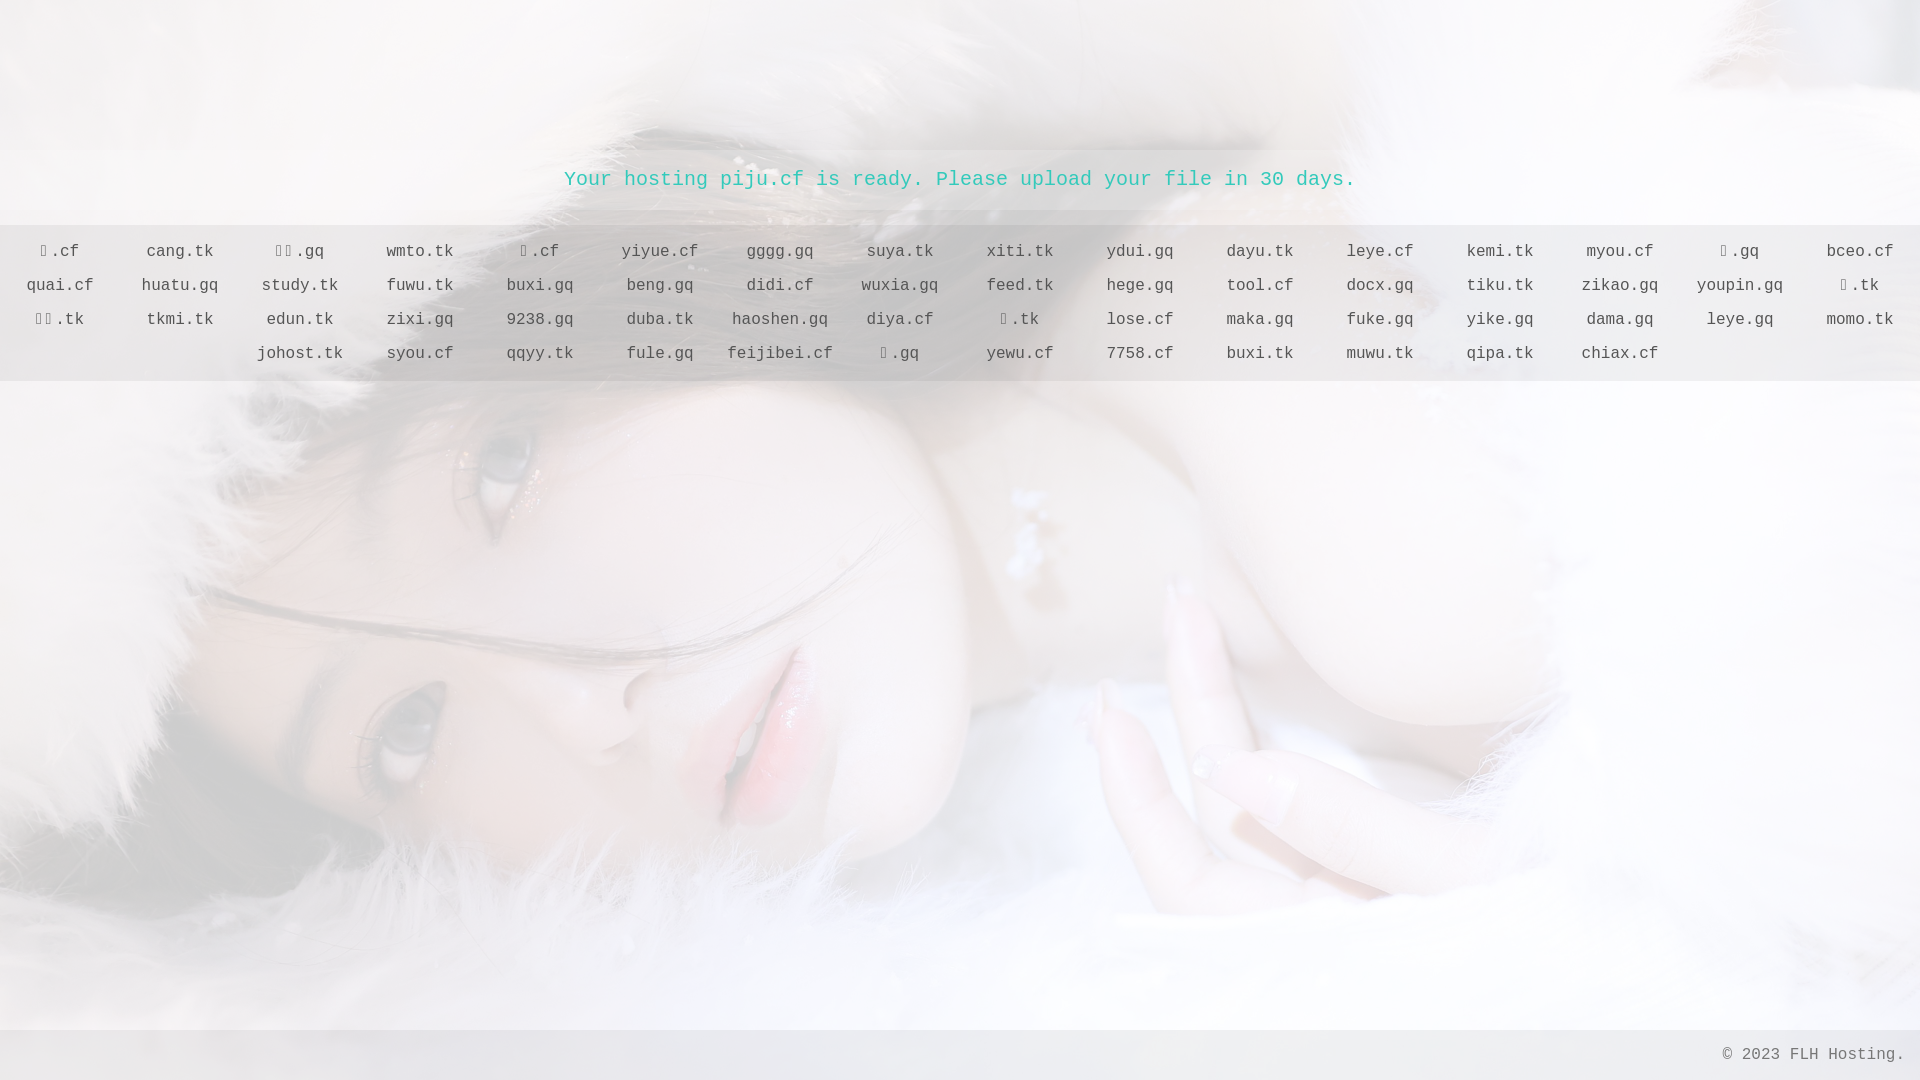 This screenshot has height=1080, width=1920. I want to click on 'qqyy.tk', so click(539, 353).